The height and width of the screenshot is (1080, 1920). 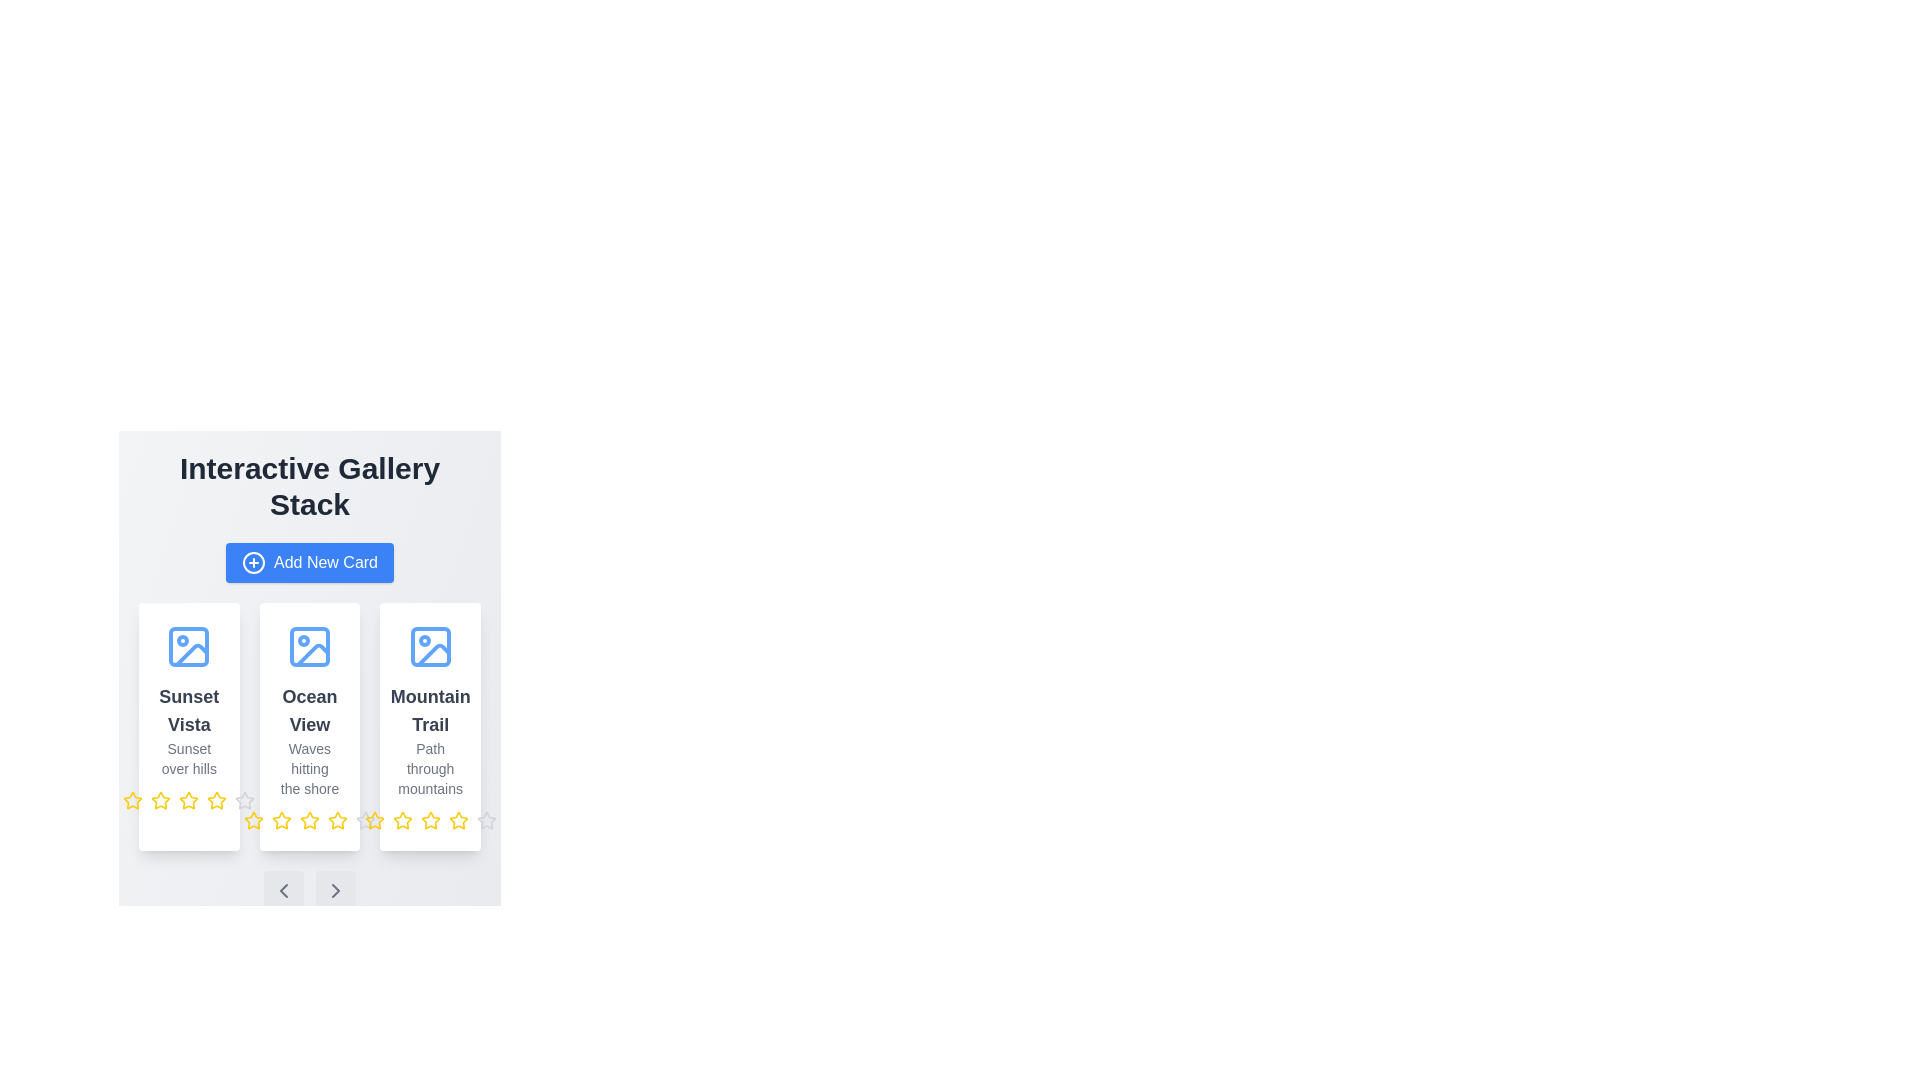 What do you see at coordinates (336, 890) in the screenshot?
I see `the small, gray right-facing chevron arrow icon` at bounding box center [336, 890].